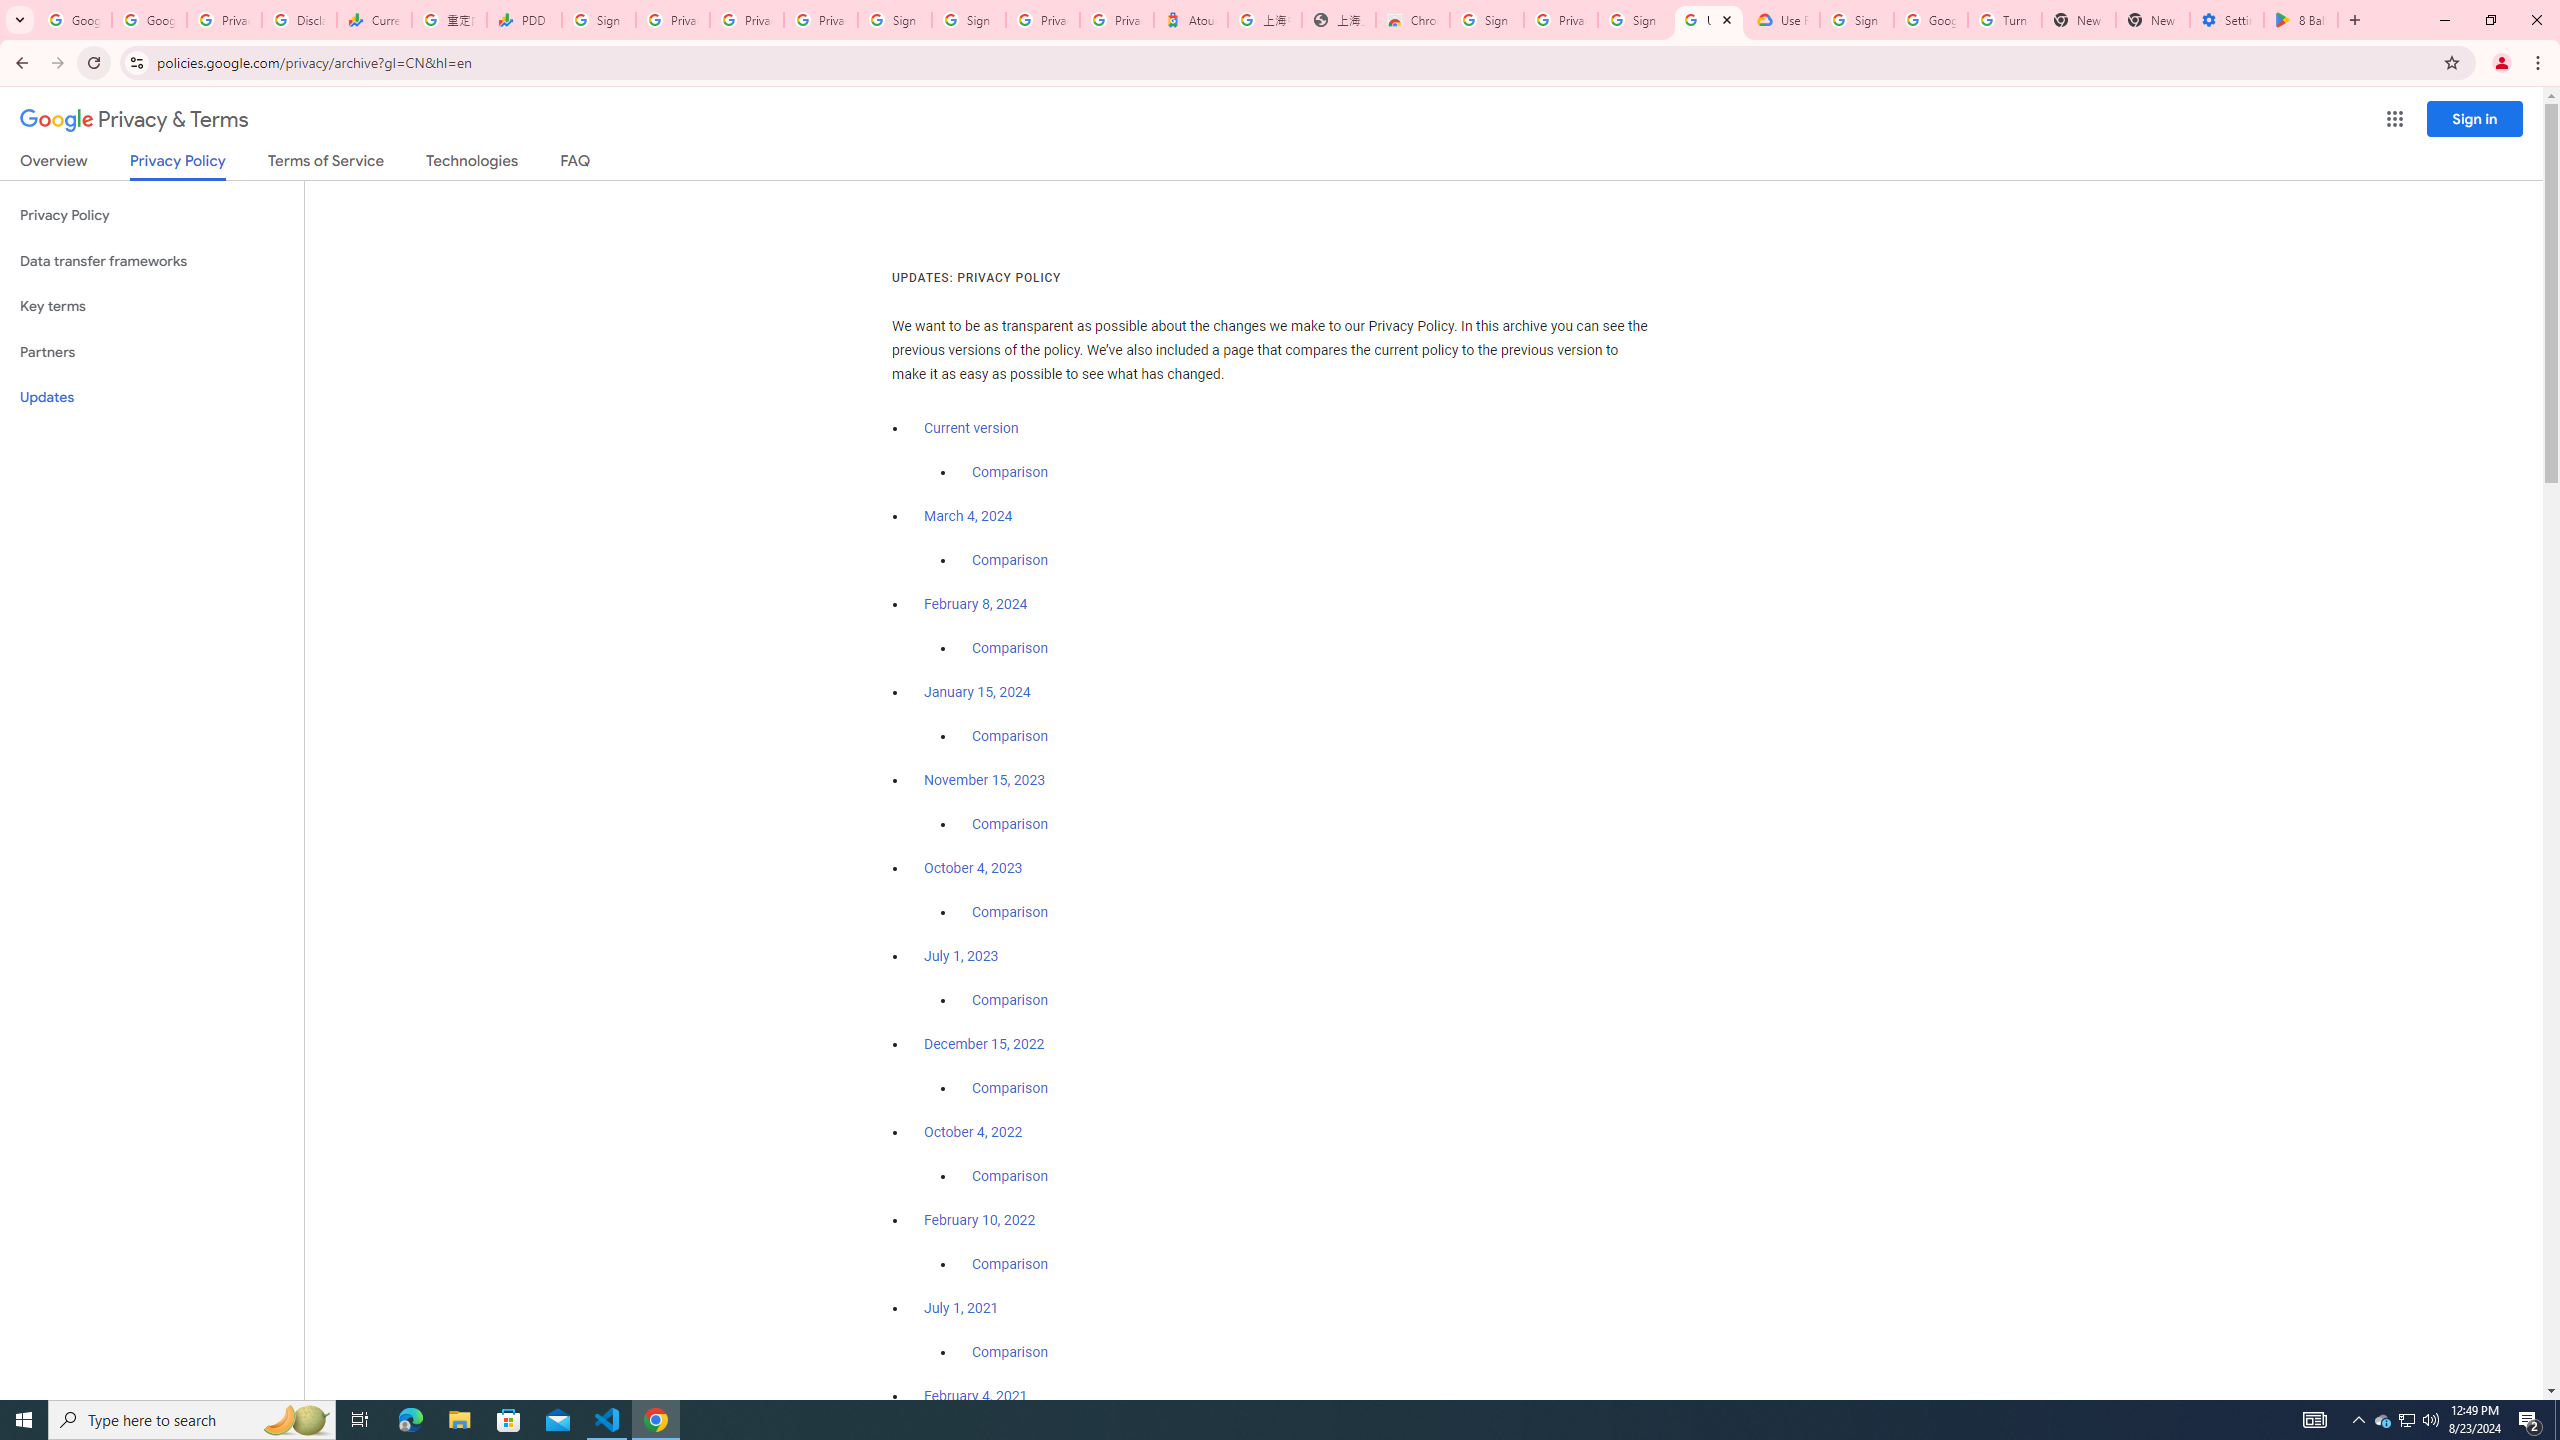  What do you see at coordinates (975, 604) in the screenshot?
I see `'February 8, 2024'` at bounding box center [975, 604].